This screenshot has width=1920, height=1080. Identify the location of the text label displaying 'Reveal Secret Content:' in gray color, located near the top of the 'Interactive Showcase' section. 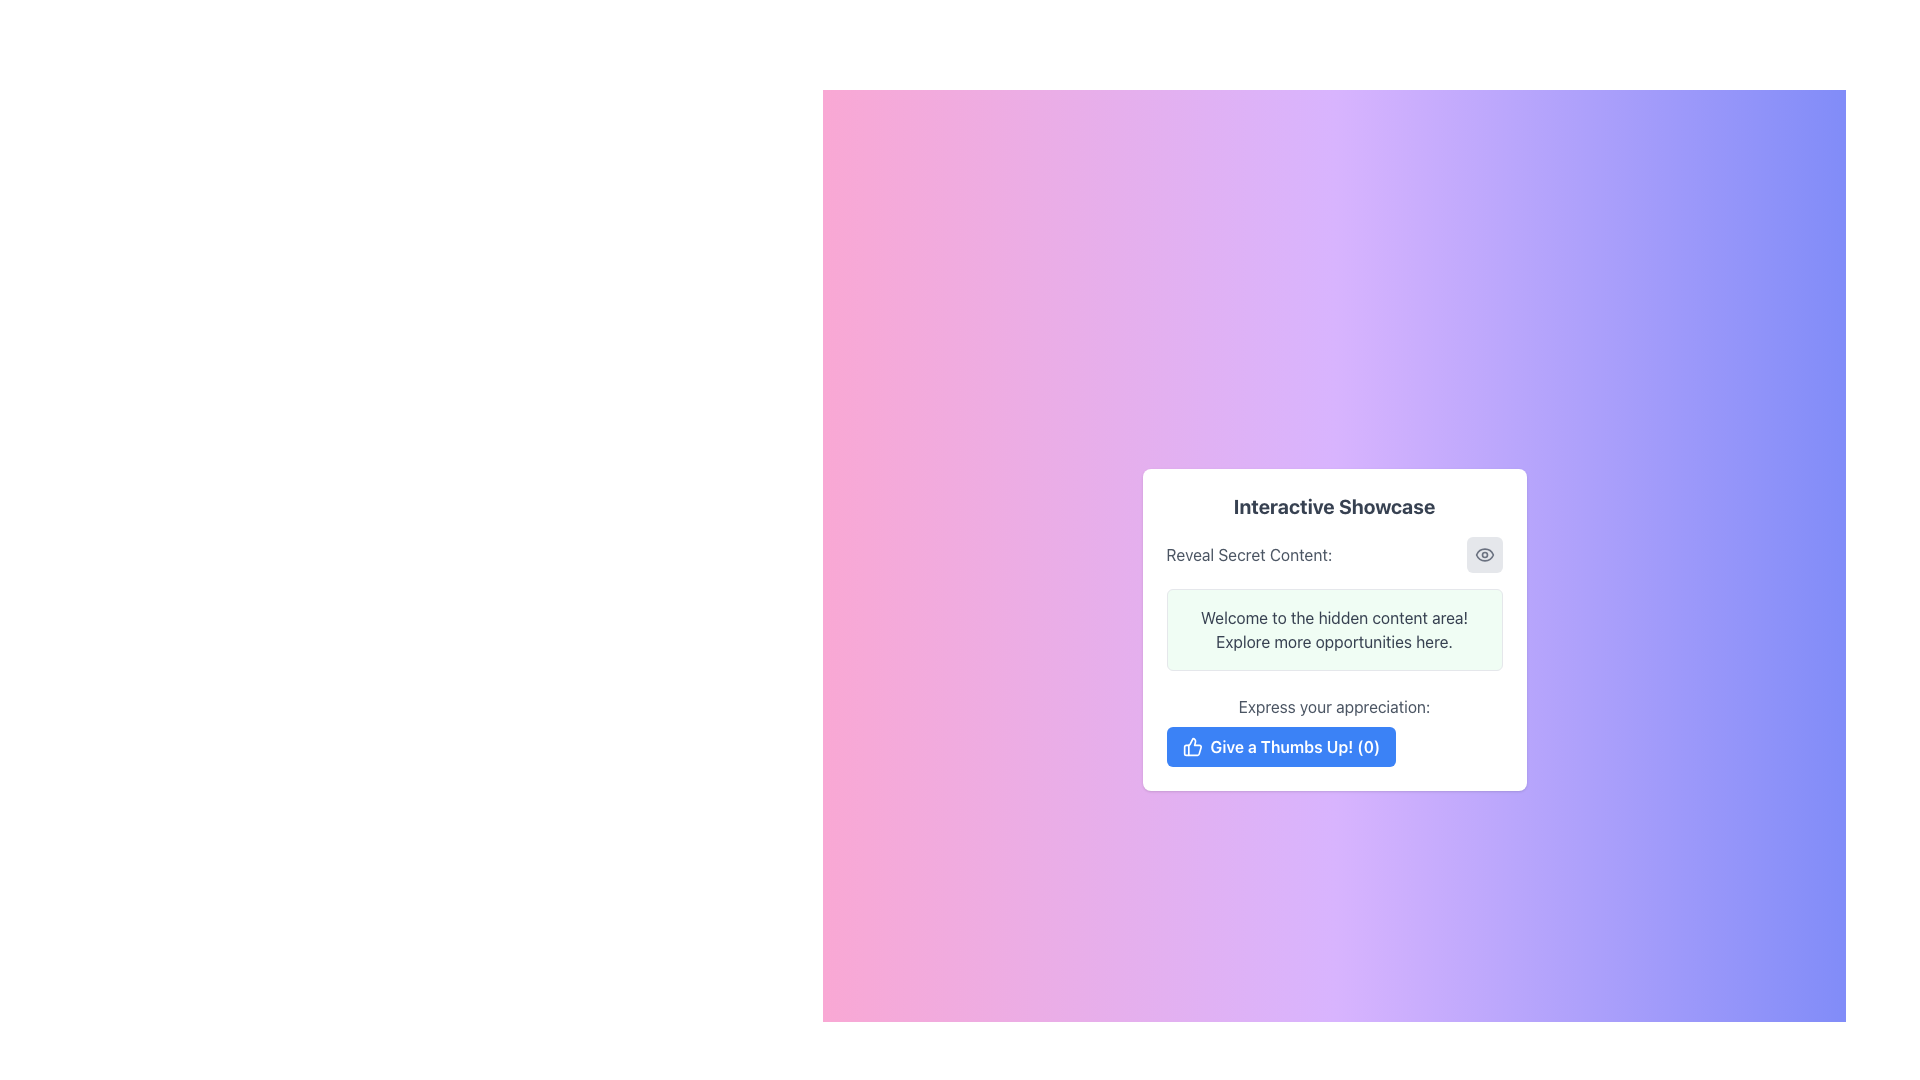
(1248, 555).